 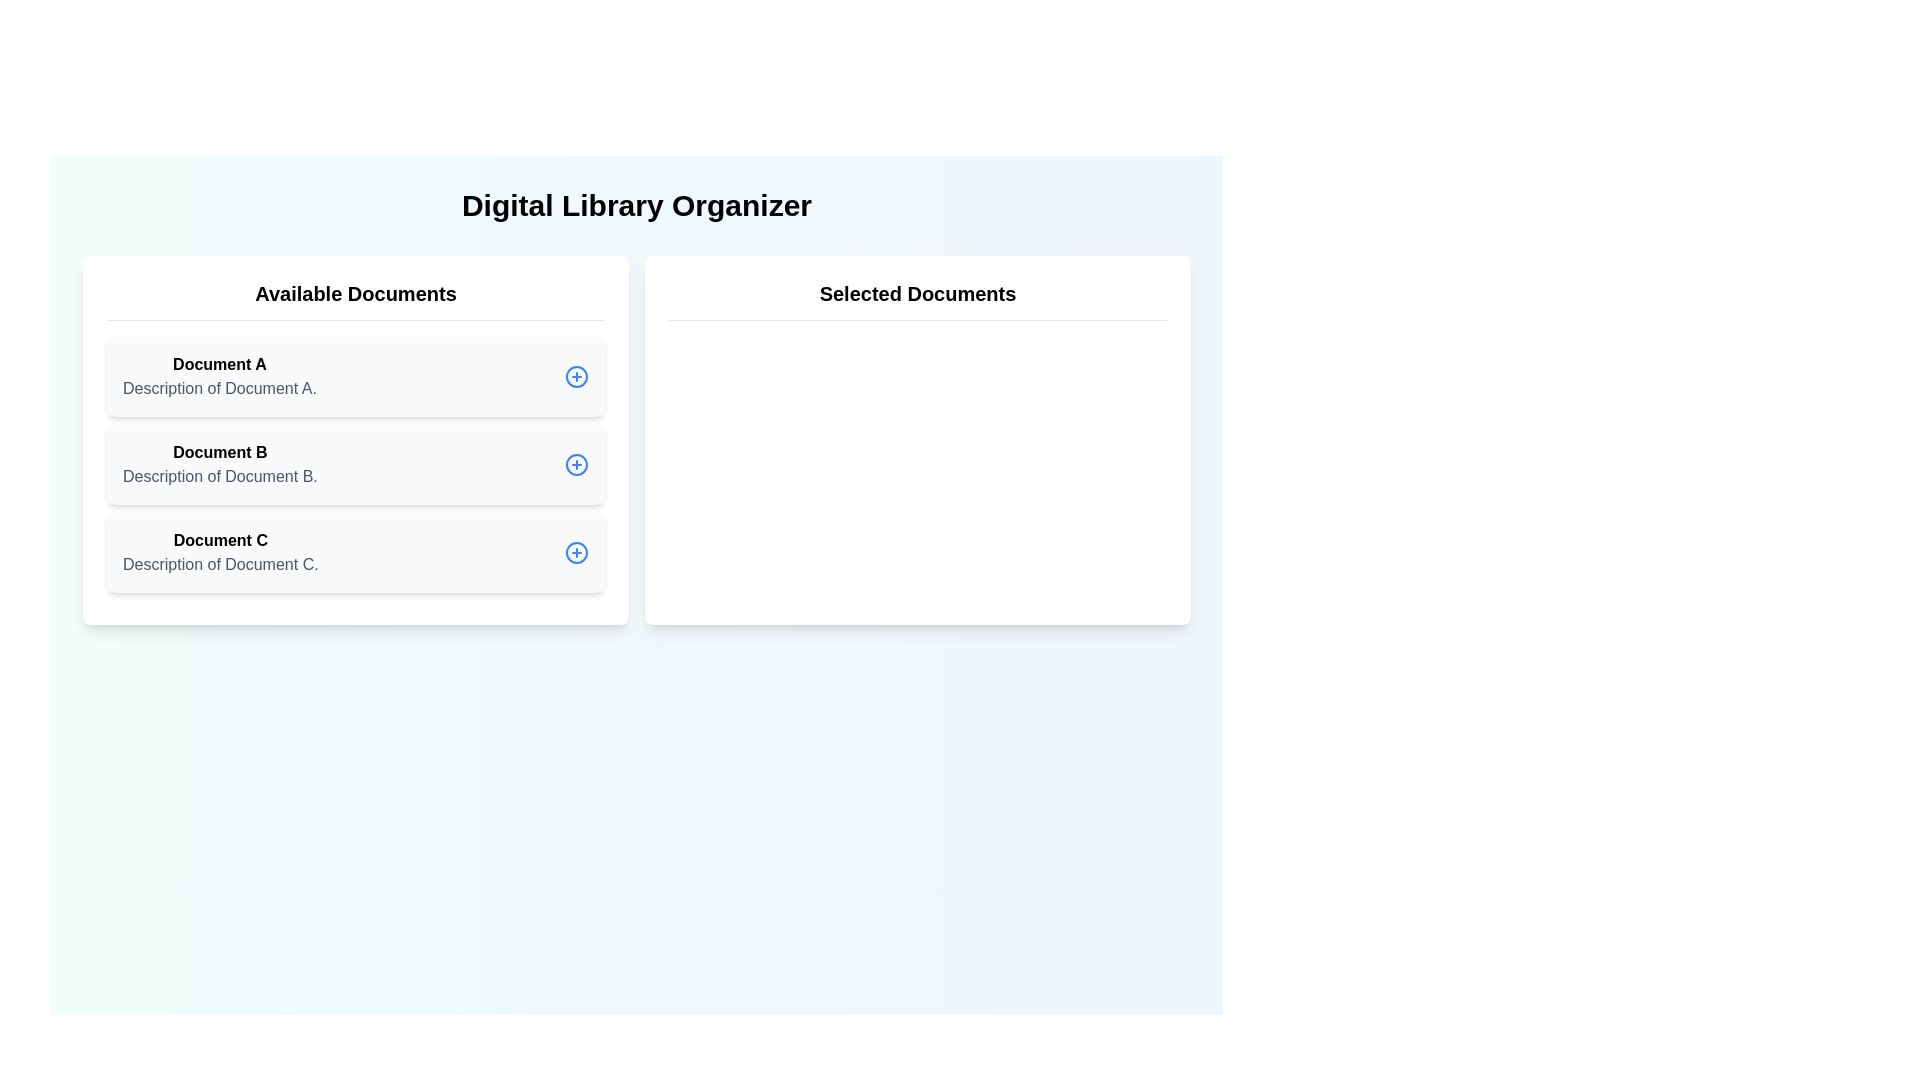 What do you see at coordinates (575, 552) in the screenshot?
I see `the details of the 'circle-plus' icon located in the lower right of the 'Document C' item in the 'Available Documents' list` at bounding box center [575, 552].